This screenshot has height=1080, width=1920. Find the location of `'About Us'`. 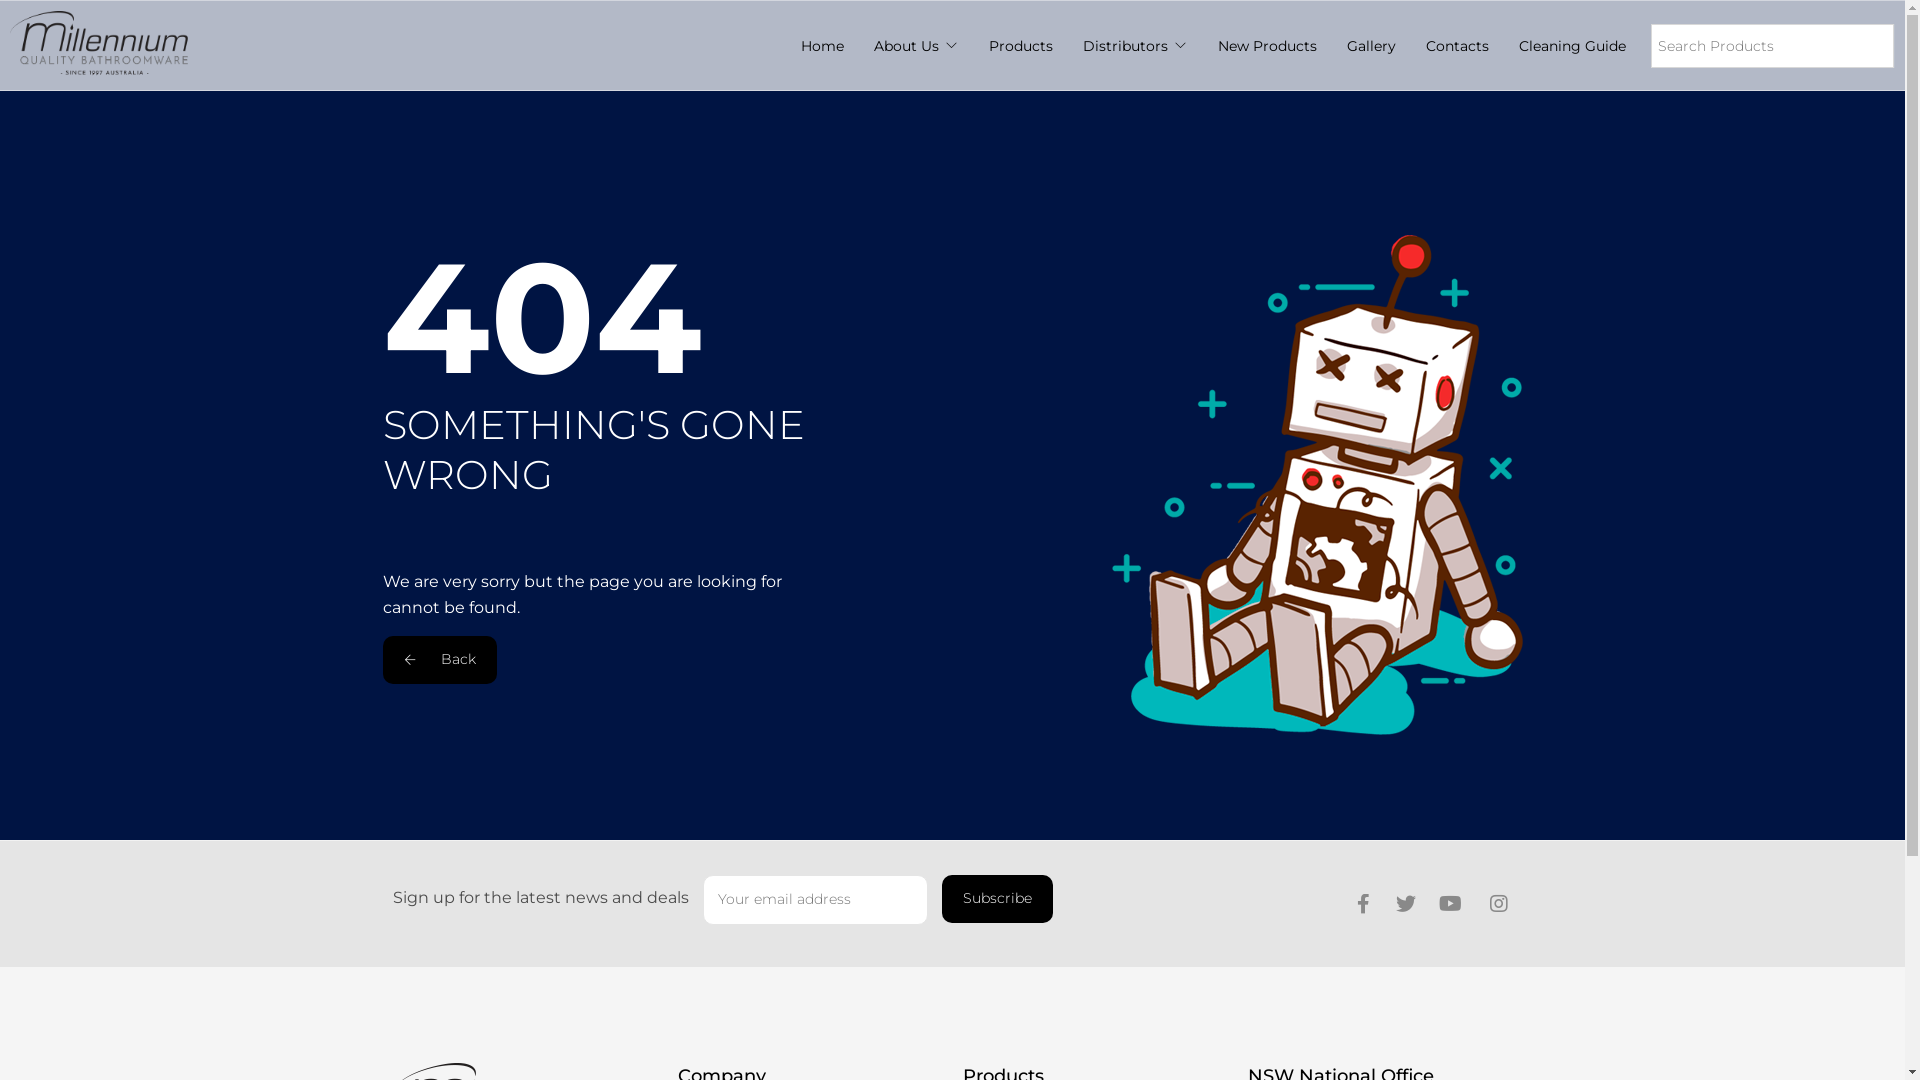

'About Us' is located at coordinates (905, 45).